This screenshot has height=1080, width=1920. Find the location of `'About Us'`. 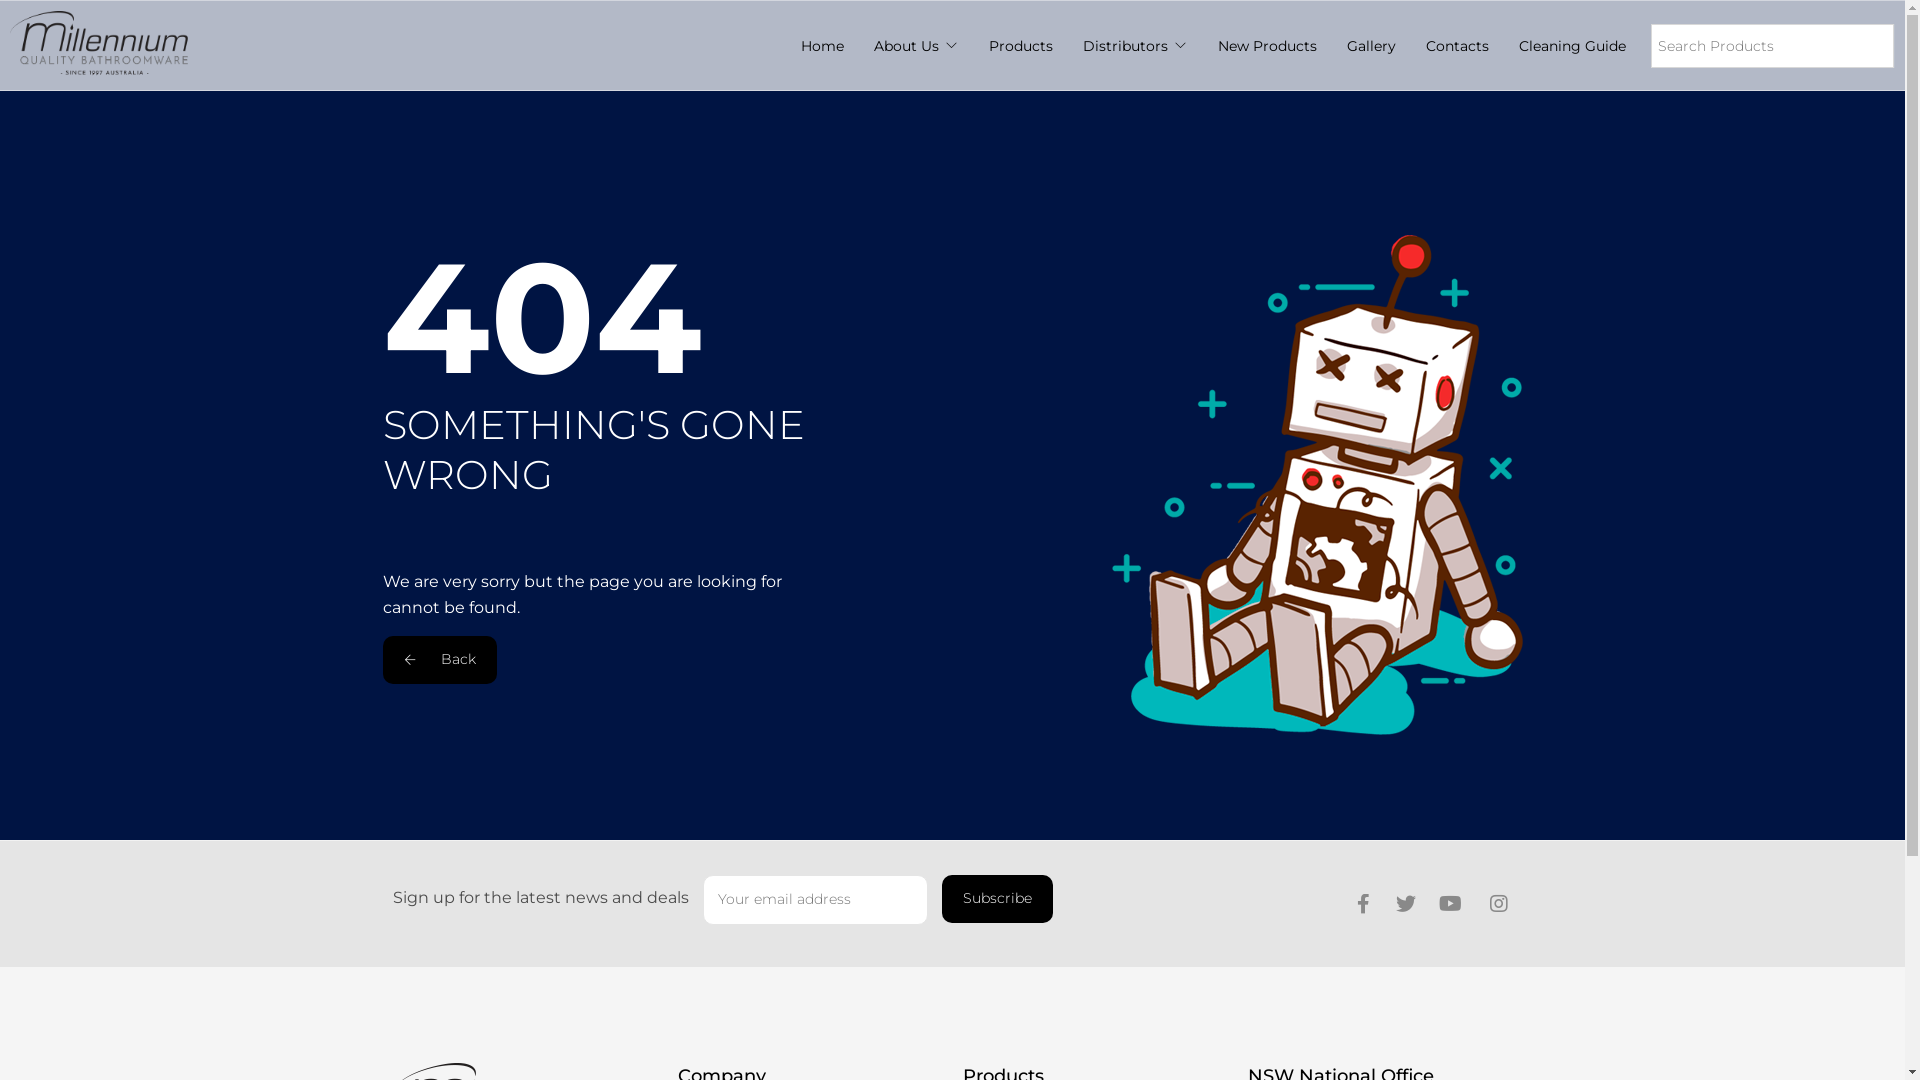

'About Us' is located at coordinates (905, 45).